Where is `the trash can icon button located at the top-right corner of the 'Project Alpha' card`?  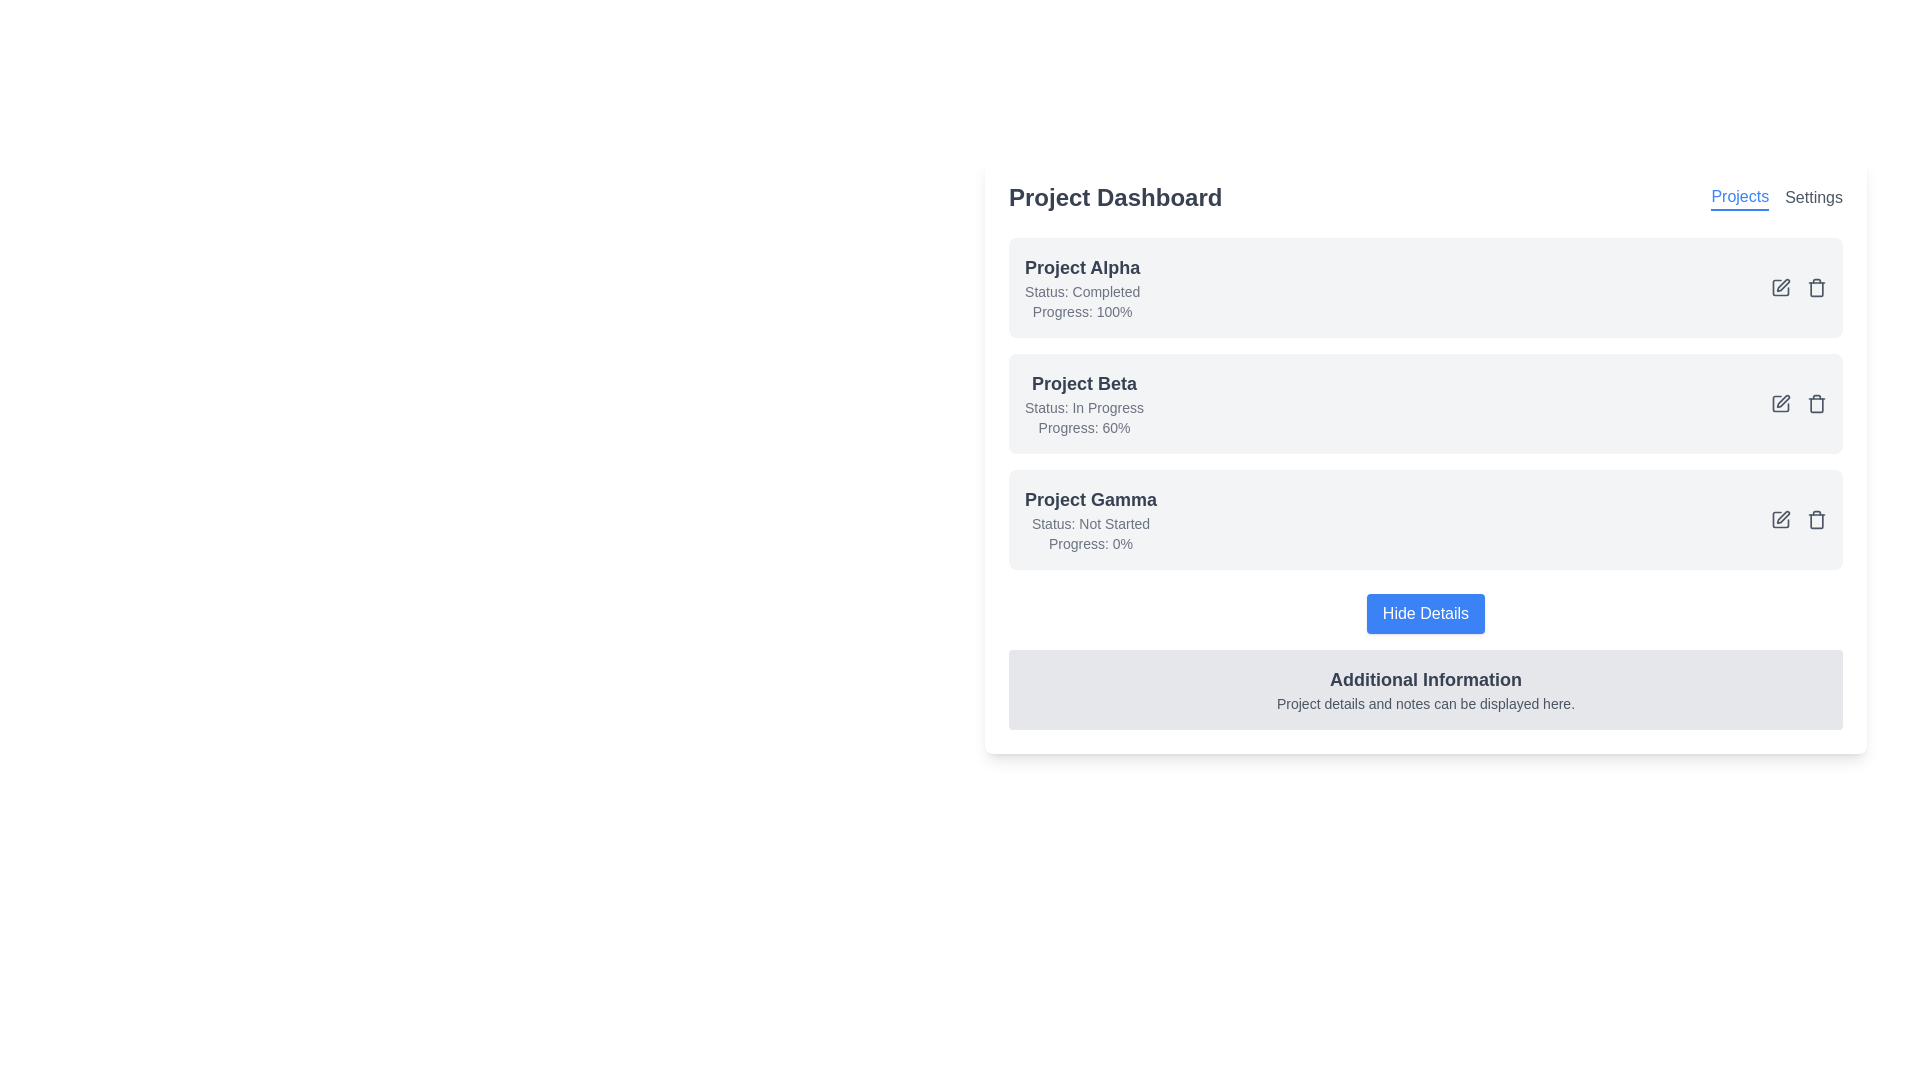
the trash can icon button located at the top-right corner of the 'Project Alpha' card is located at coordinates (1817, 289).